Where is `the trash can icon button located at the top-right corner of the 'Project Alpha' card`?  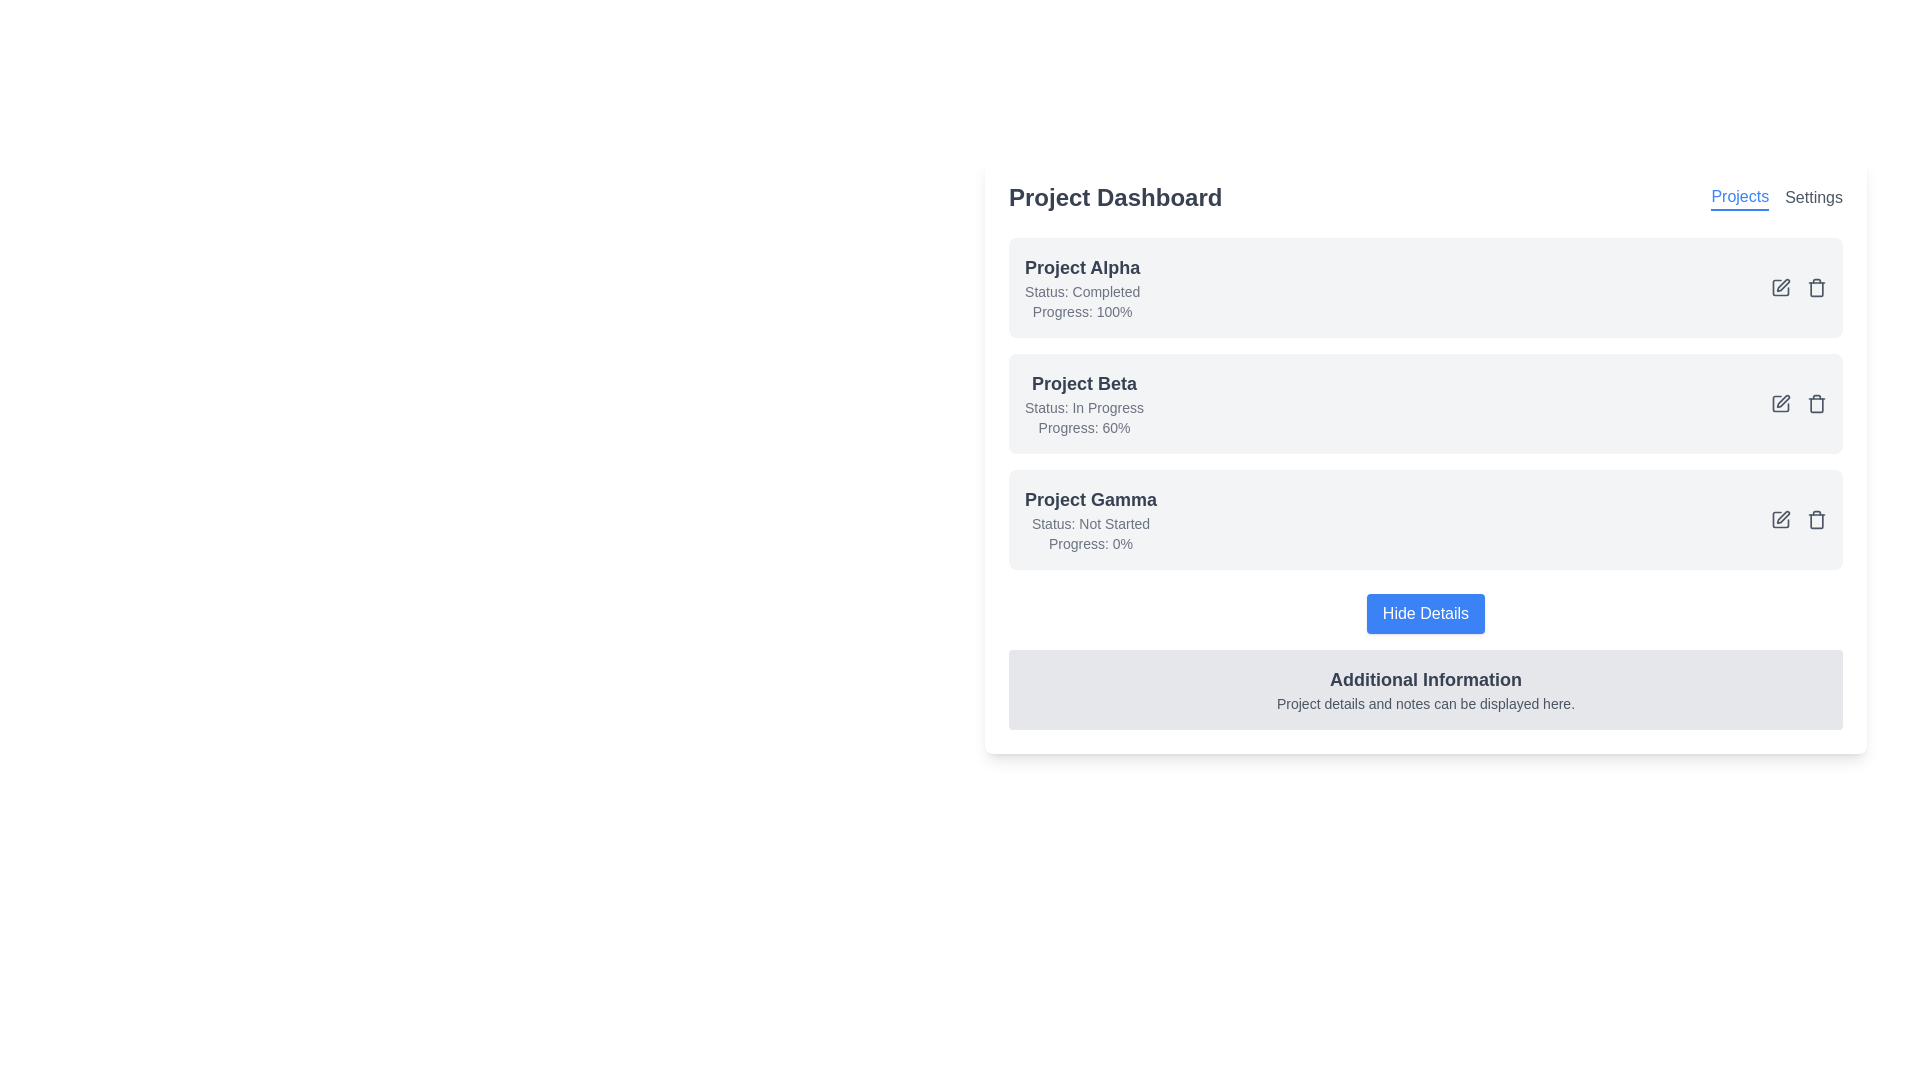
the trash can icon button located at the top-right corner of the 'Project Alpha' card is located at coordinates (1817, 289).